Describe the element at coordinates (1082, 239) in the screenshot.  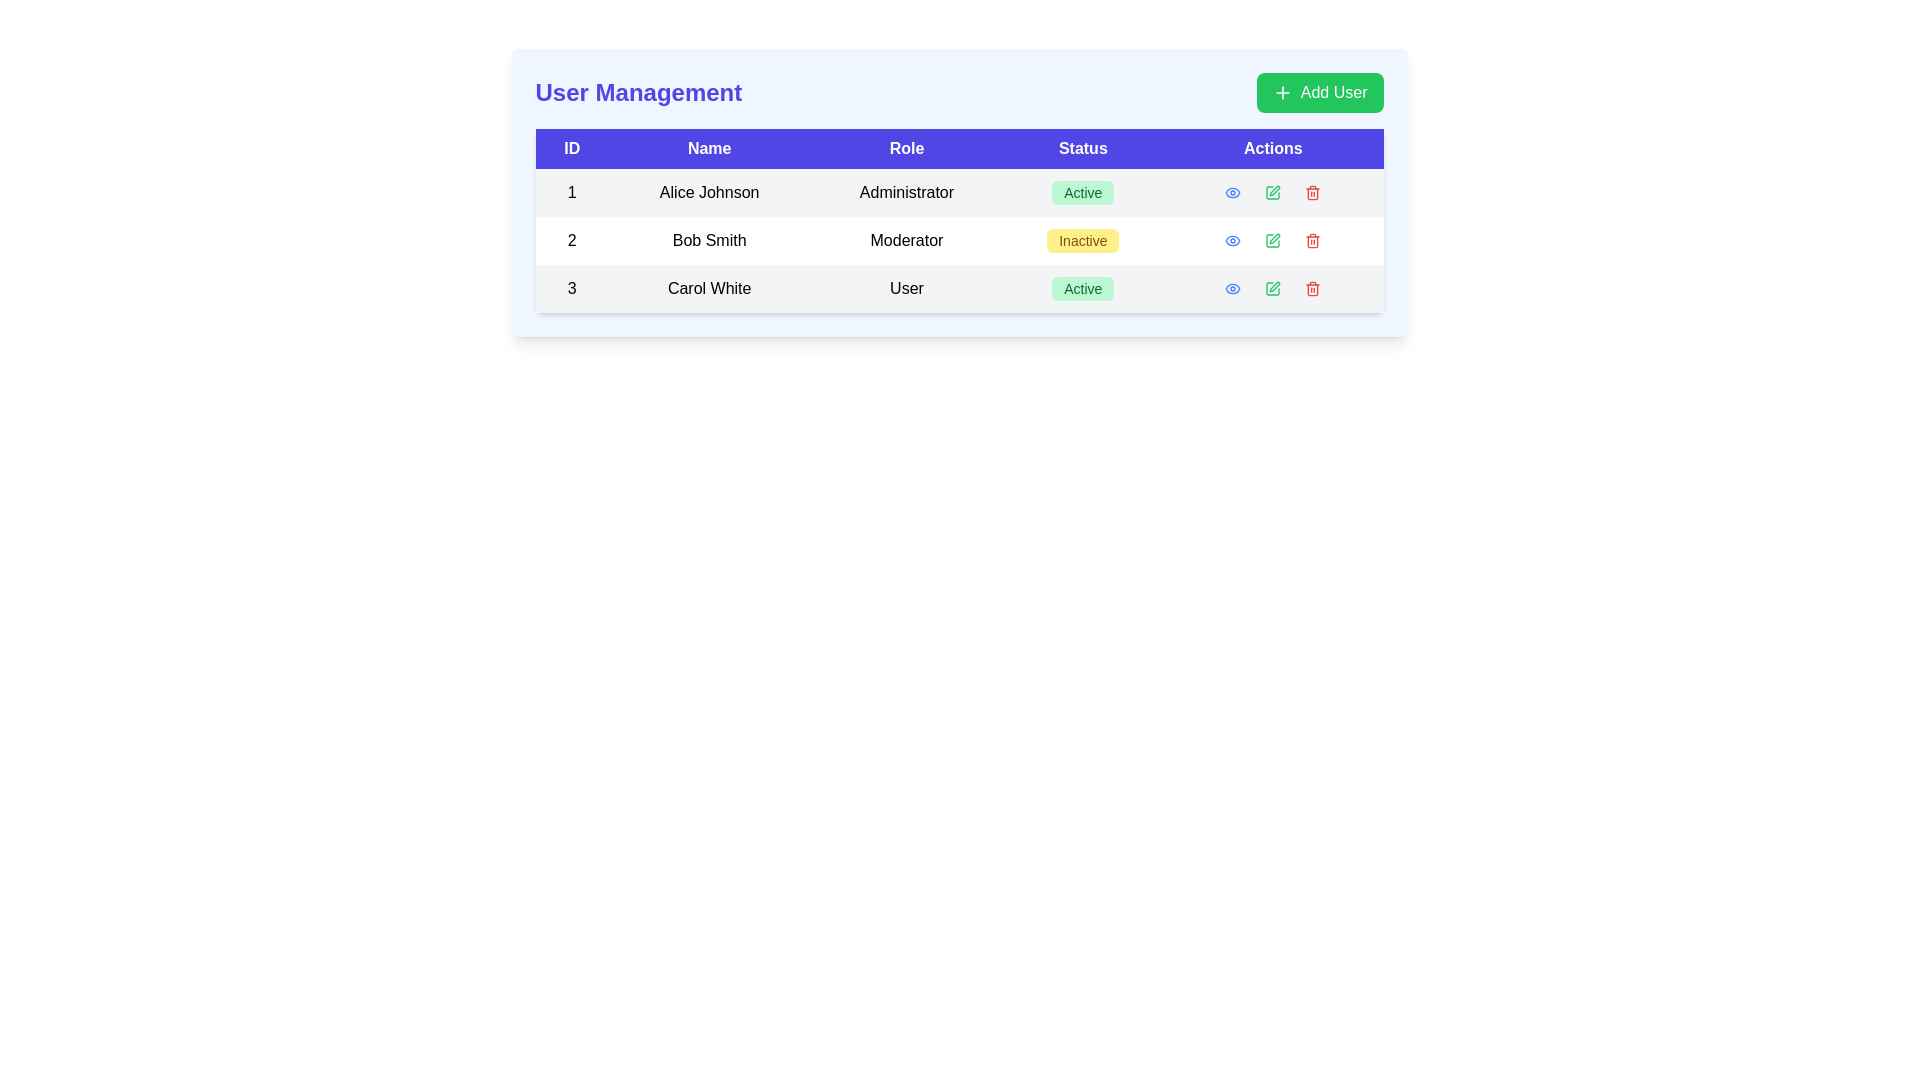
I see `the 'Status' label indicating 'Inactive' in the second row of the table, located between the 'Role' and 'Actions' columns` at that location.